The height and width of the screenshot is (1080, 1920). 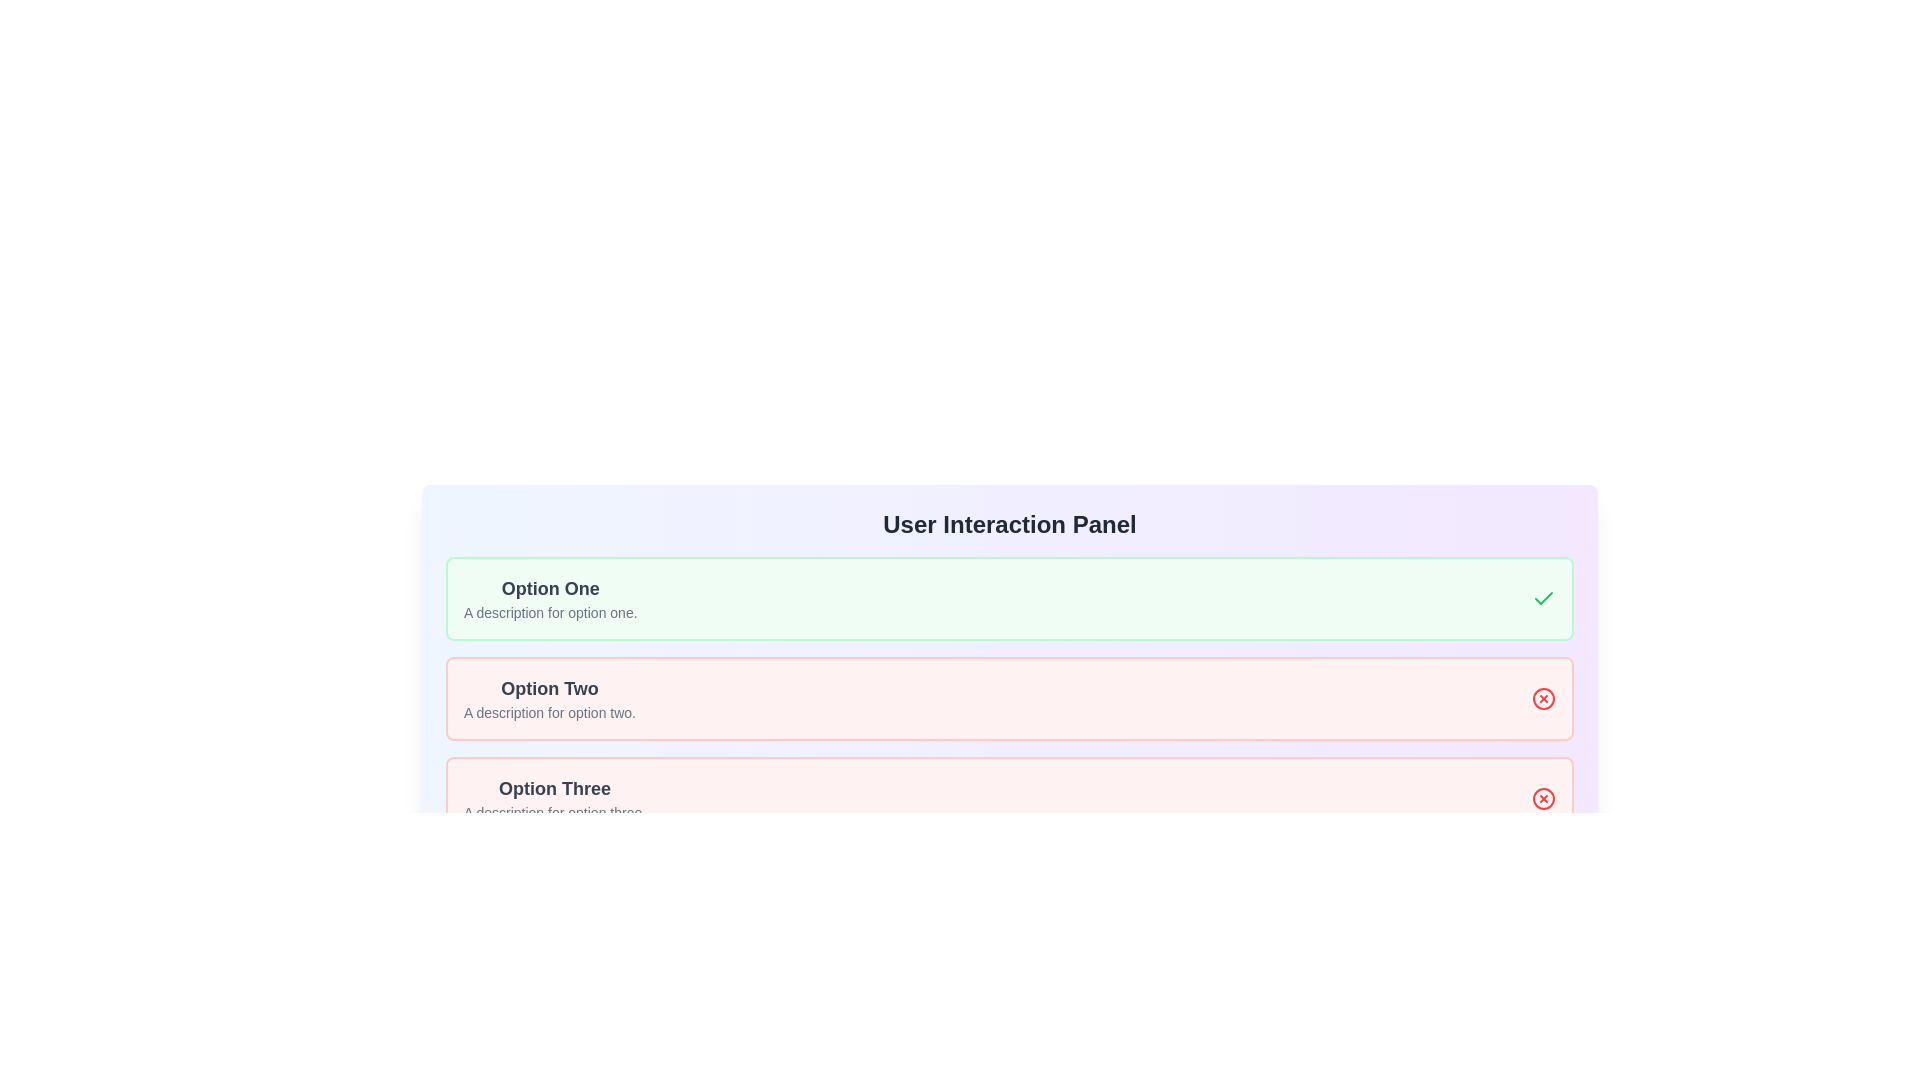 What do you see at coordinates (550, 688) in the screenshot?
I see `the text label displaying 'Option Two' which is bold and dark gray` at bounding box center [550, 688].